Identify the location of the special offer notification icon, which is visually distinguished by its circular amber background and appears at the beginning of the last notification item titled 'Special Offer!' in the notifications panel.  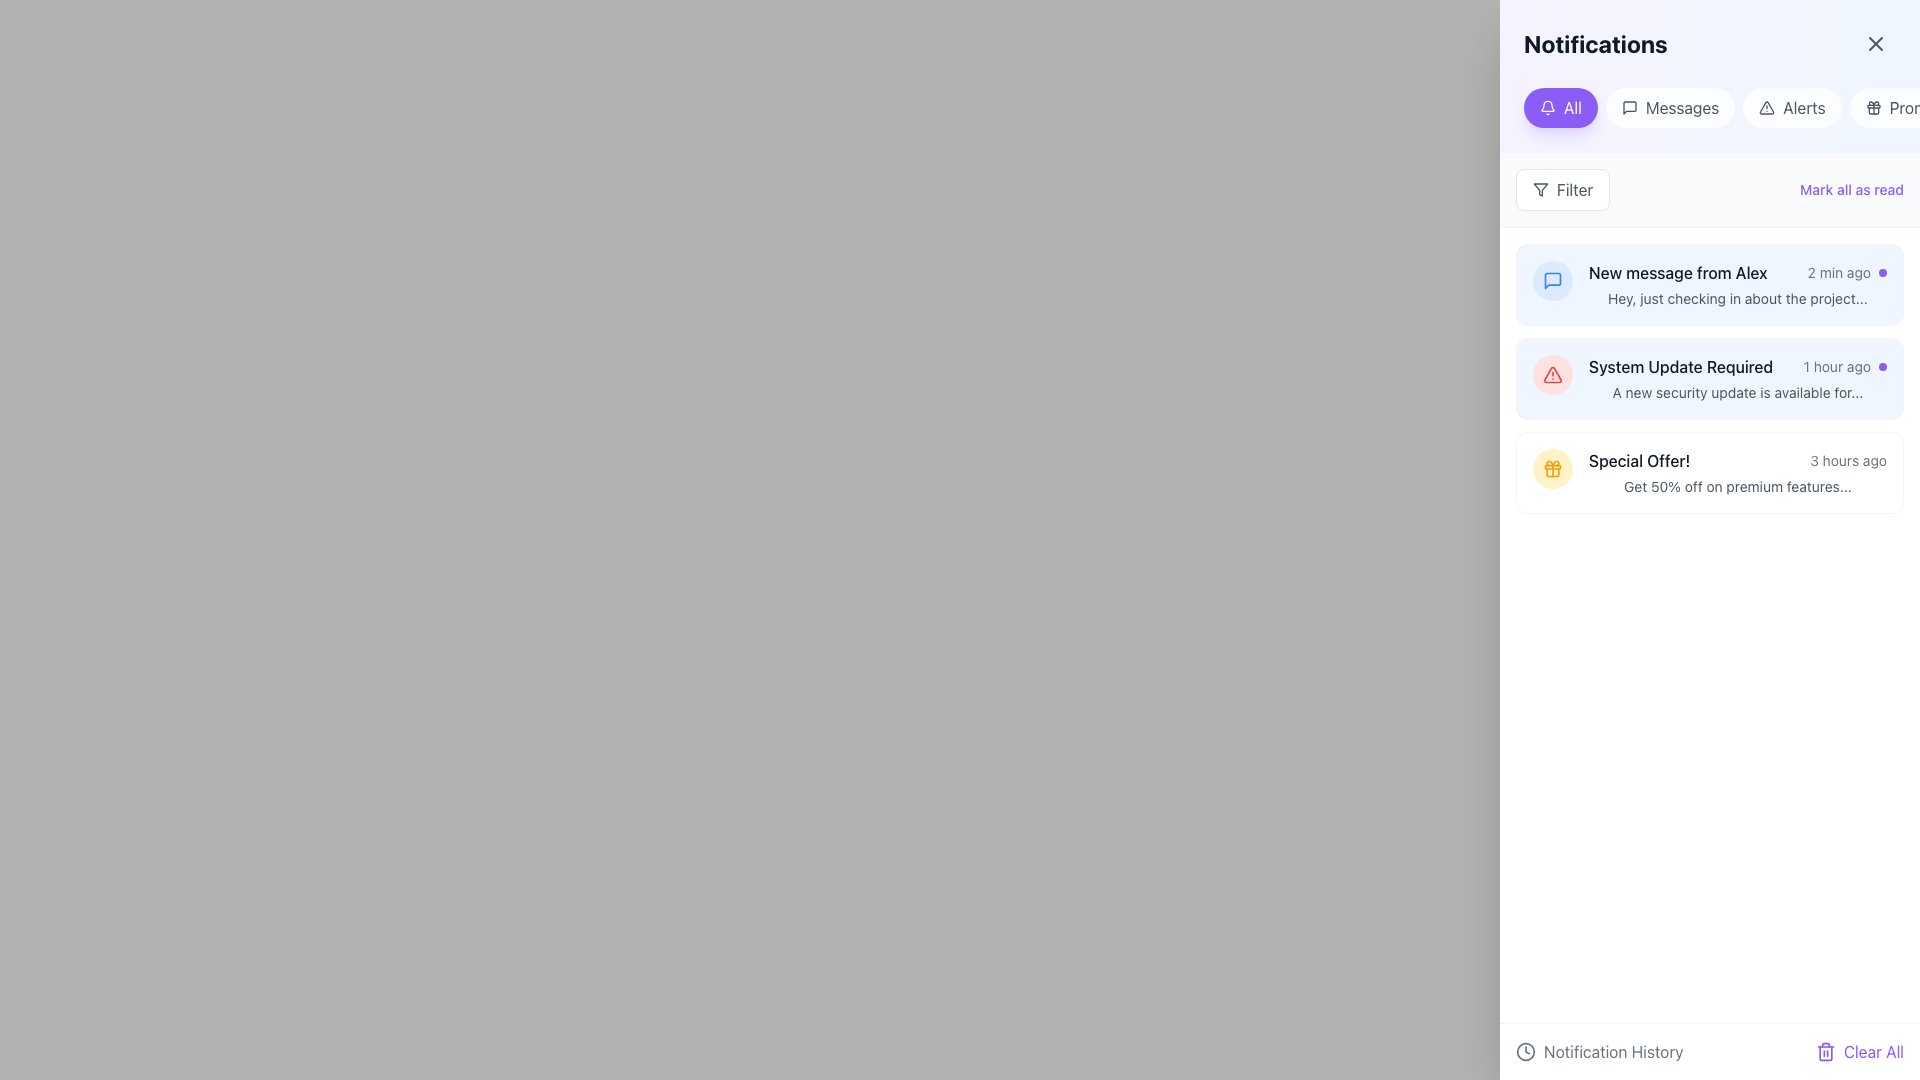
(1552, 469).